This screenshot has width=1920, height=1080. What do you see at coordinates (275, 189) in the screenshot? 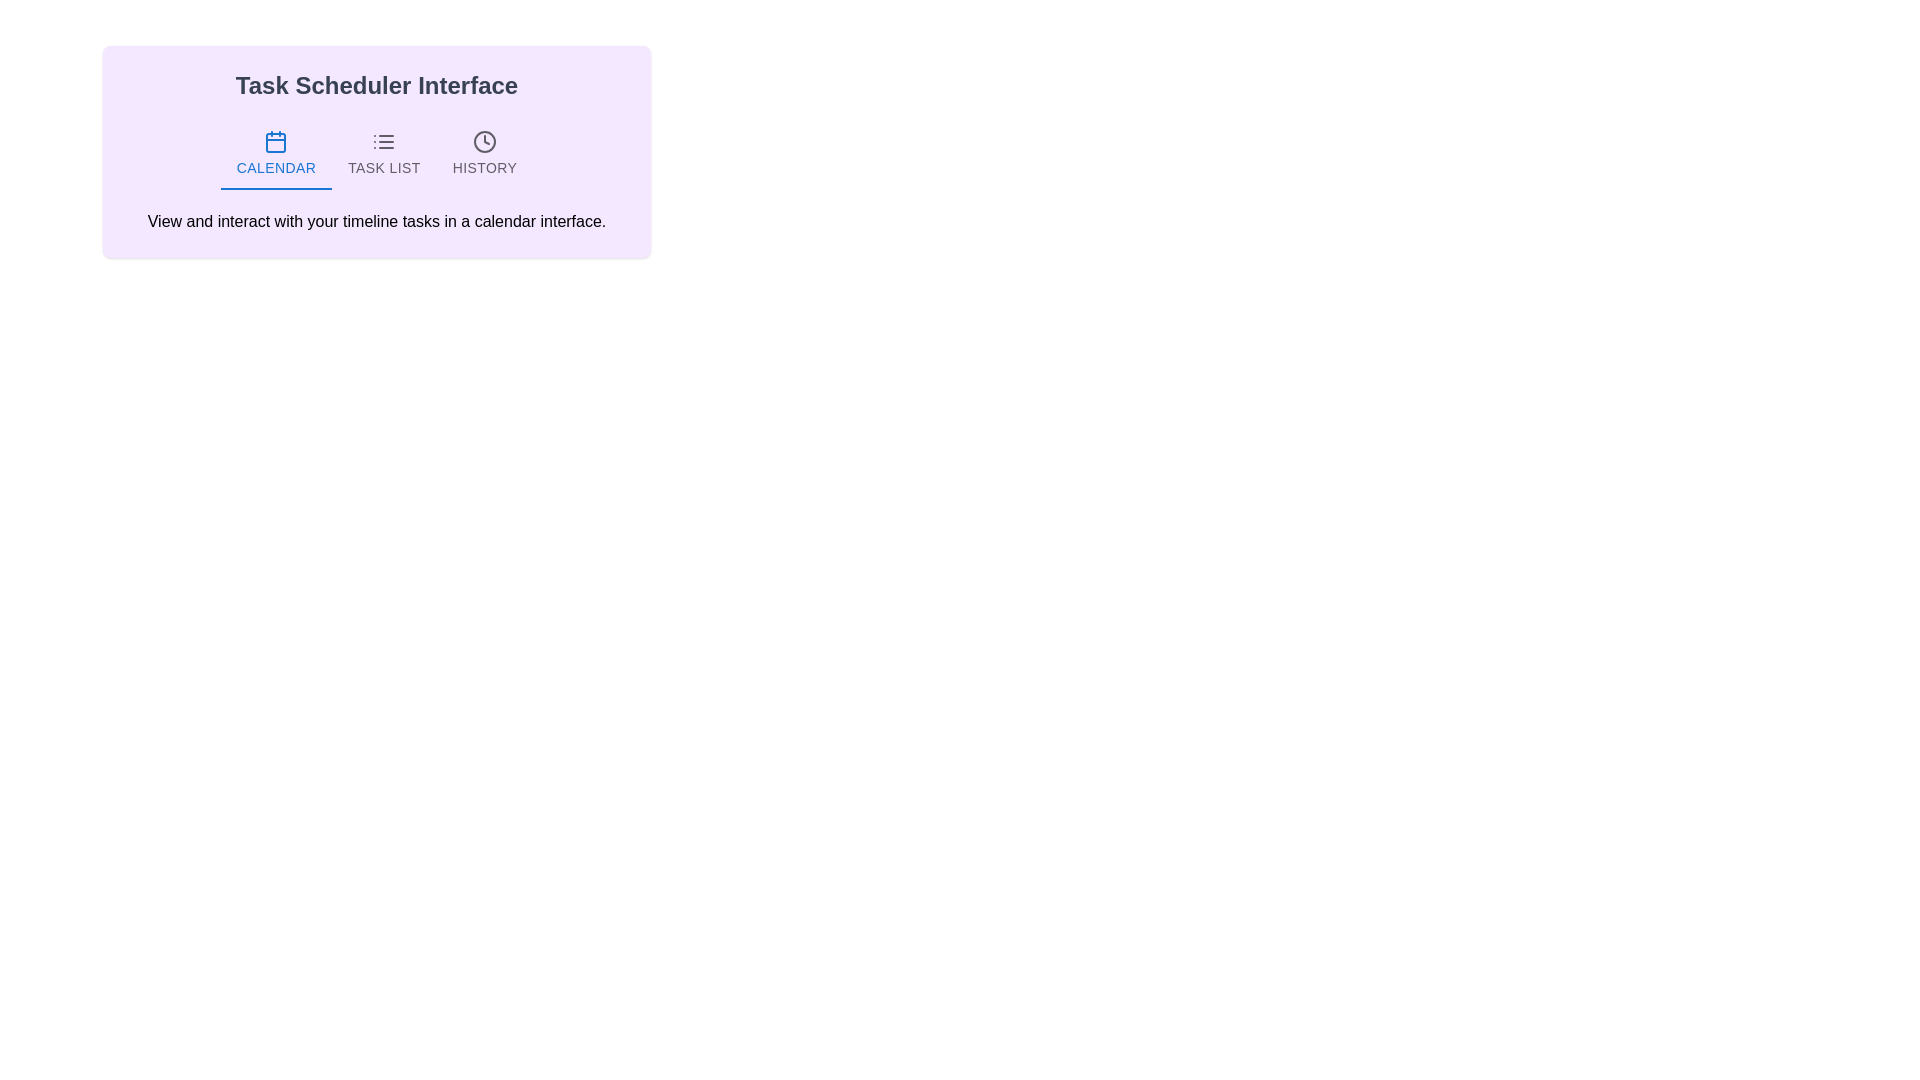
I see `the visual status of the indicator indicating the selected 'Calendar' tab, located under the 'Calendar' label` at bounding box center [275, 189].